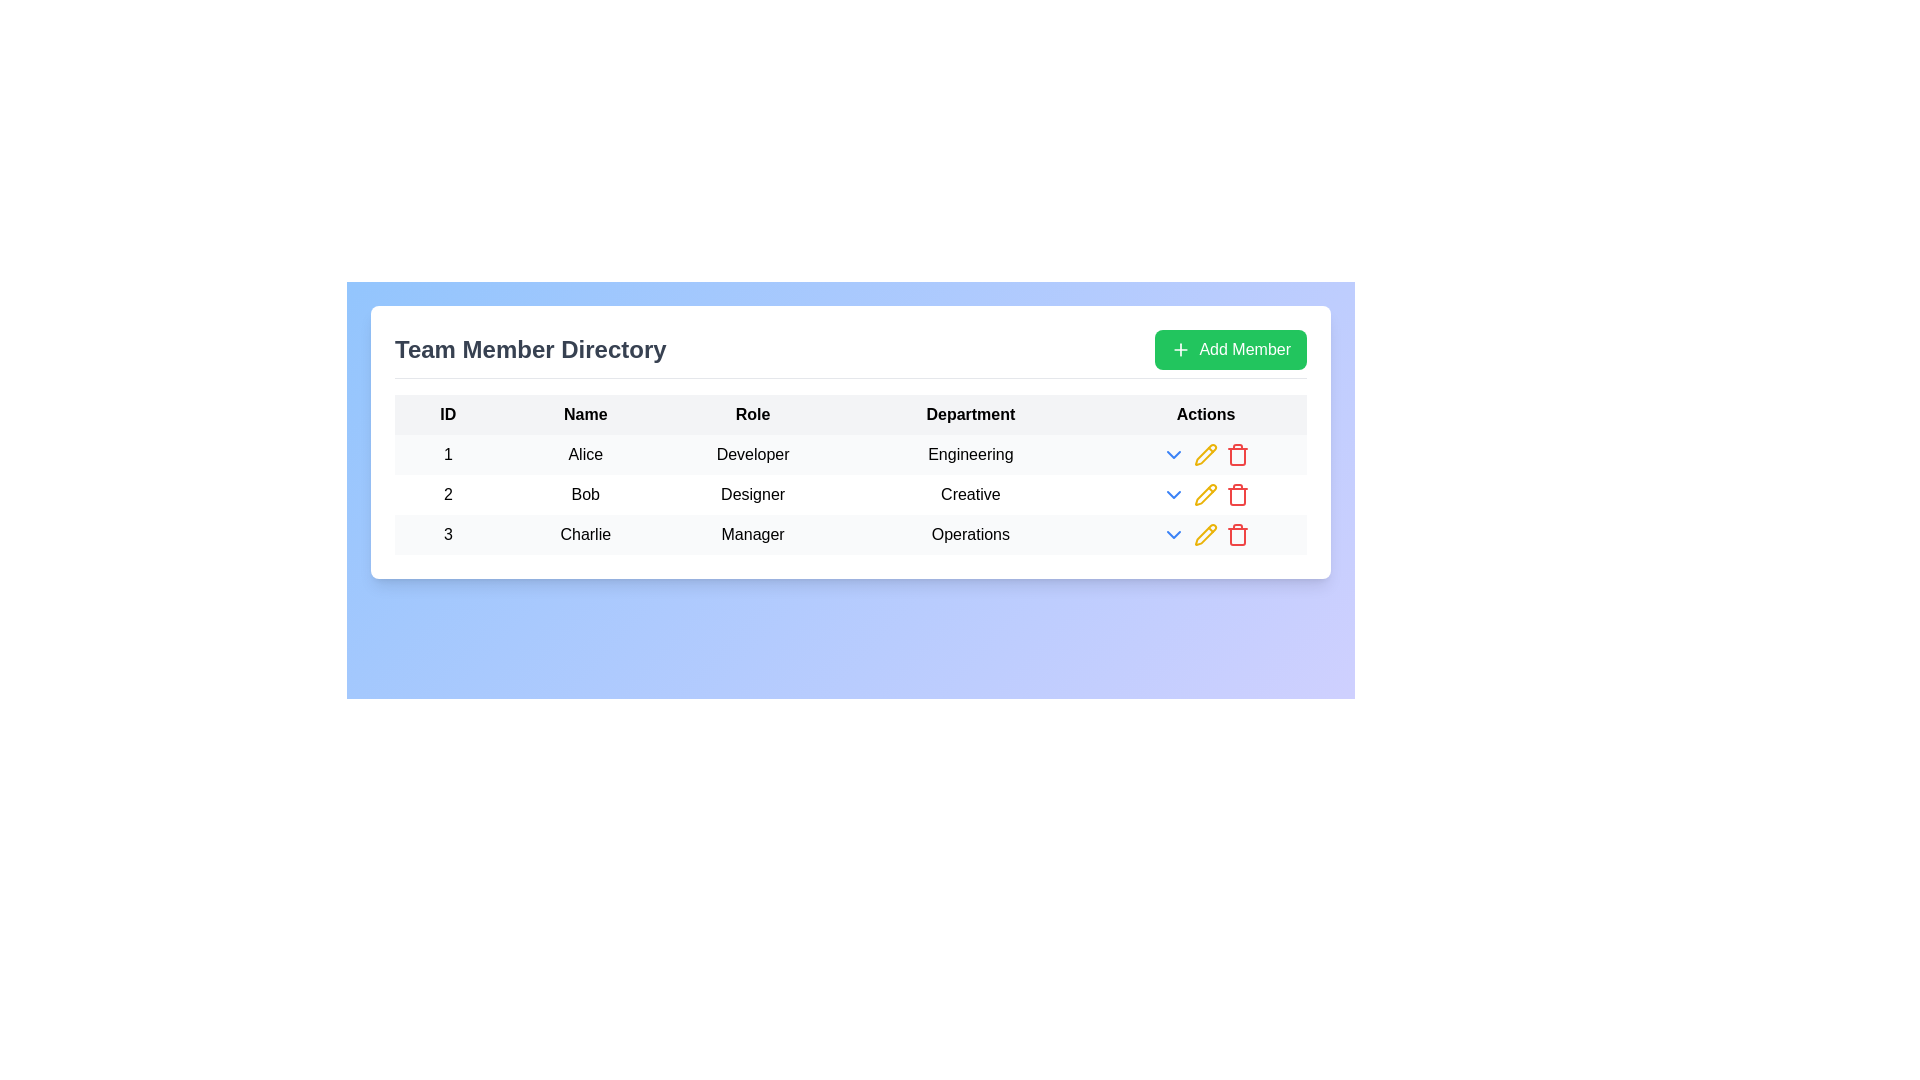 This screenshot has height=1080, width=1920. I want to click on the red trash icon button located in the Actions column of the second row in the Team Member Directory table, so click(1237, 494).